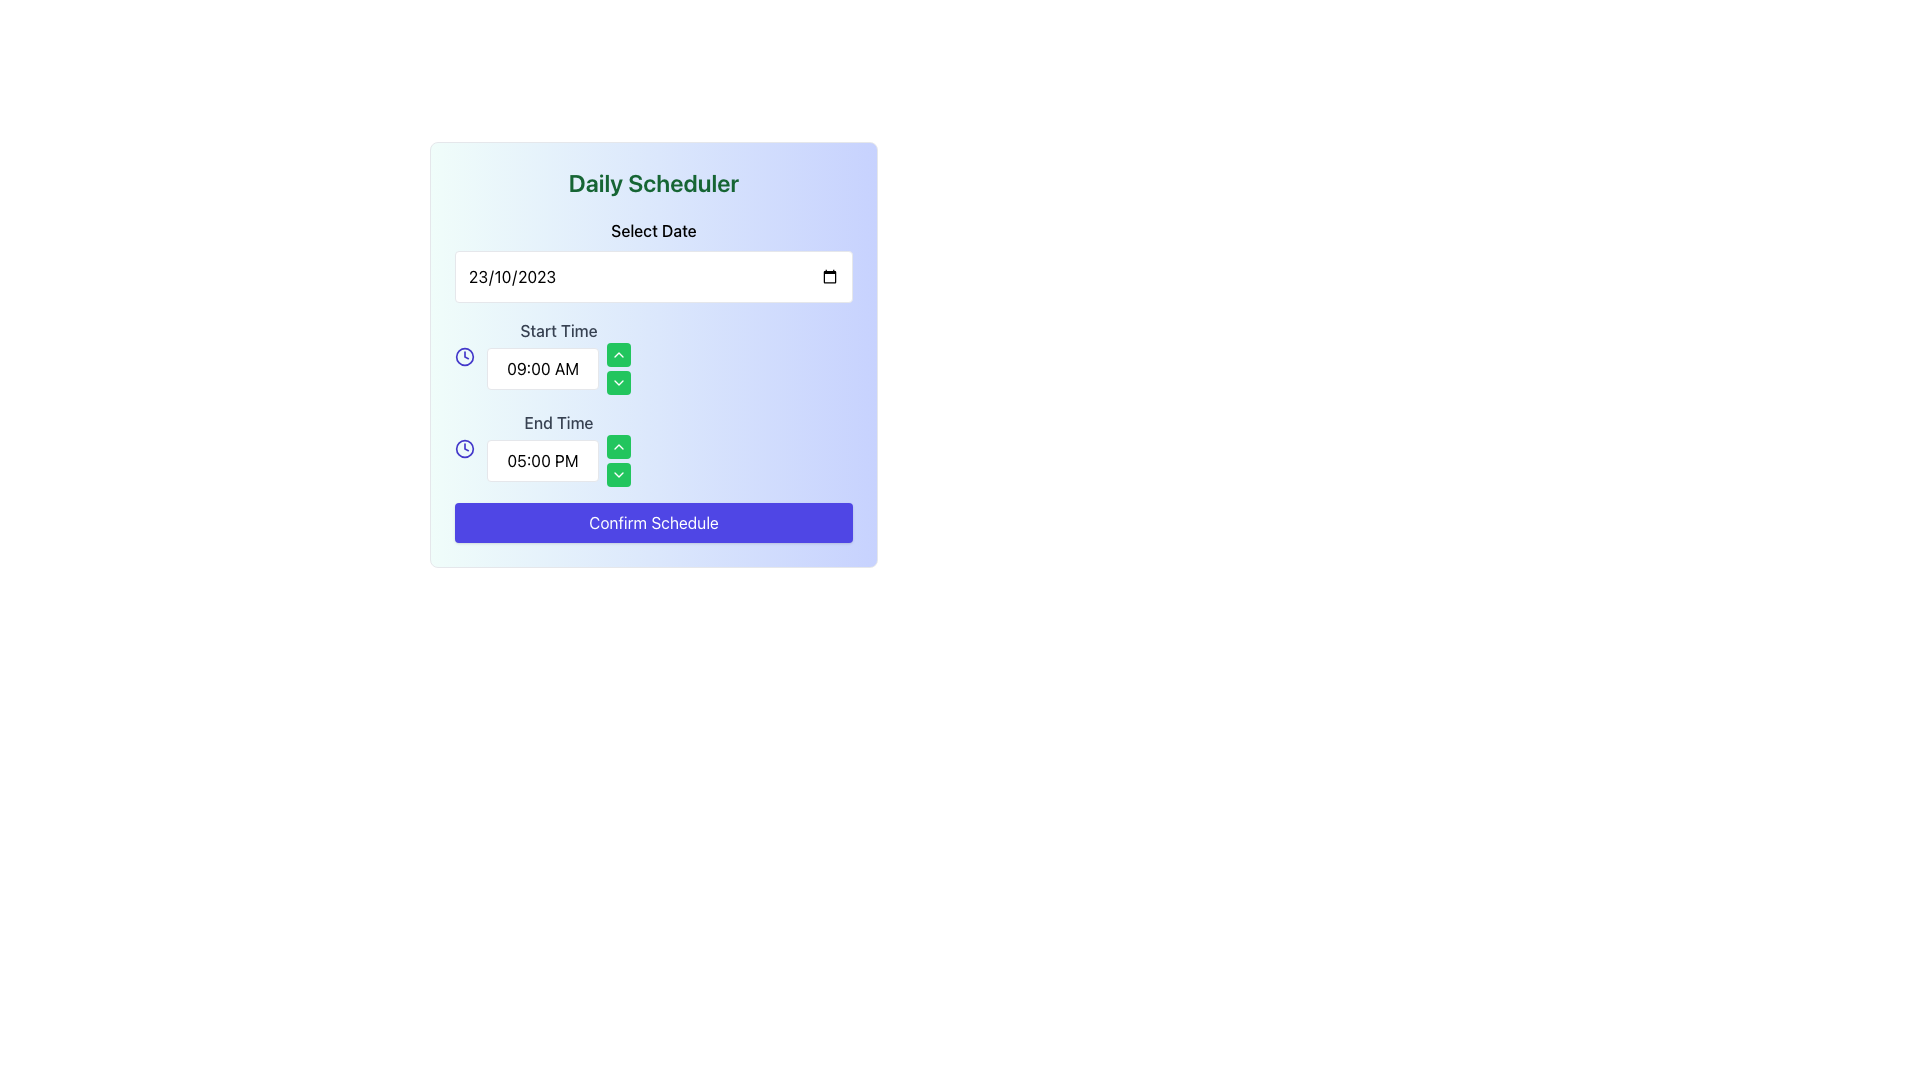  What do you see at coordinates (618, 369) in the screenshot?
I see `the downward button of the vertical stepper control located next to the '09:00 AM' time display in the 'Daily Scheduler' interface to decrease the value` at bounding box center [618, 369].